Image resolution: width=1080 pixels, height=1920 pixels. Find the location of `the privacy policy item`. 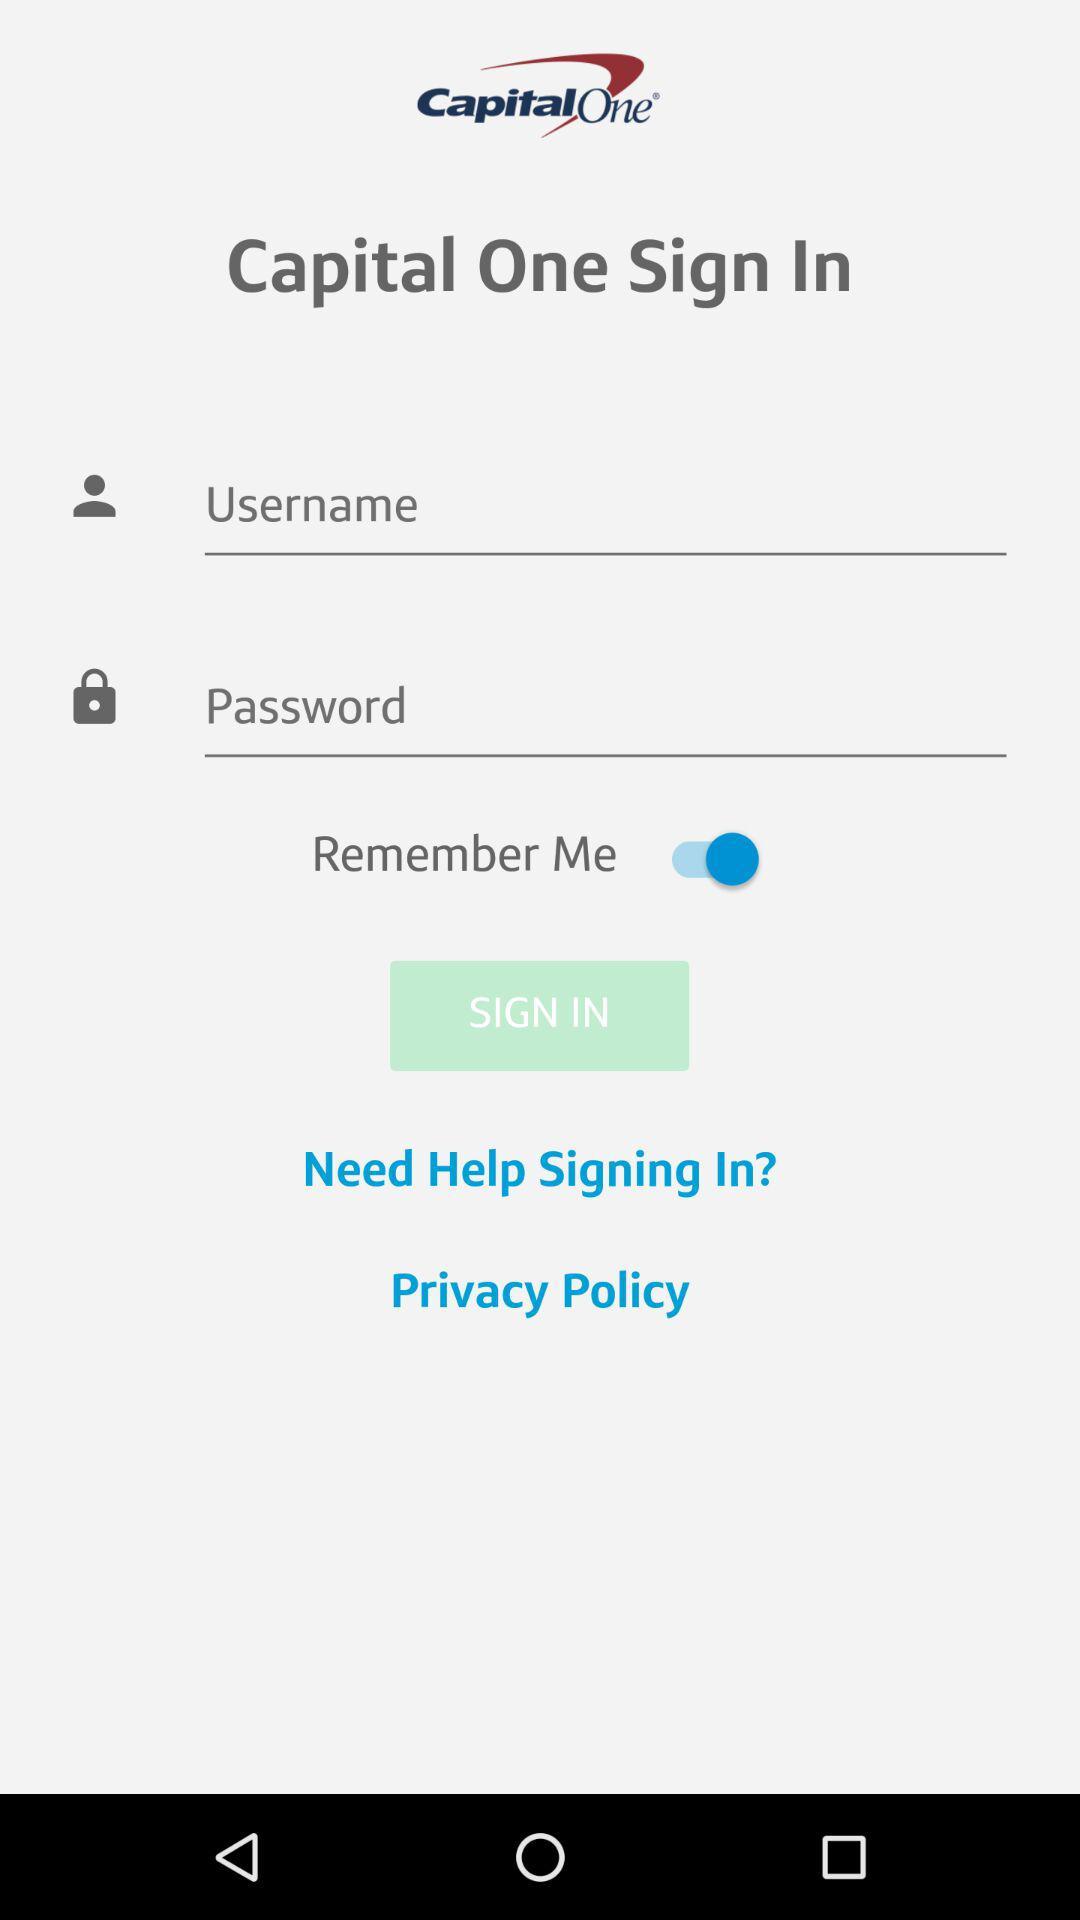

the privacy policy item is located at coordinates (540, 1295).